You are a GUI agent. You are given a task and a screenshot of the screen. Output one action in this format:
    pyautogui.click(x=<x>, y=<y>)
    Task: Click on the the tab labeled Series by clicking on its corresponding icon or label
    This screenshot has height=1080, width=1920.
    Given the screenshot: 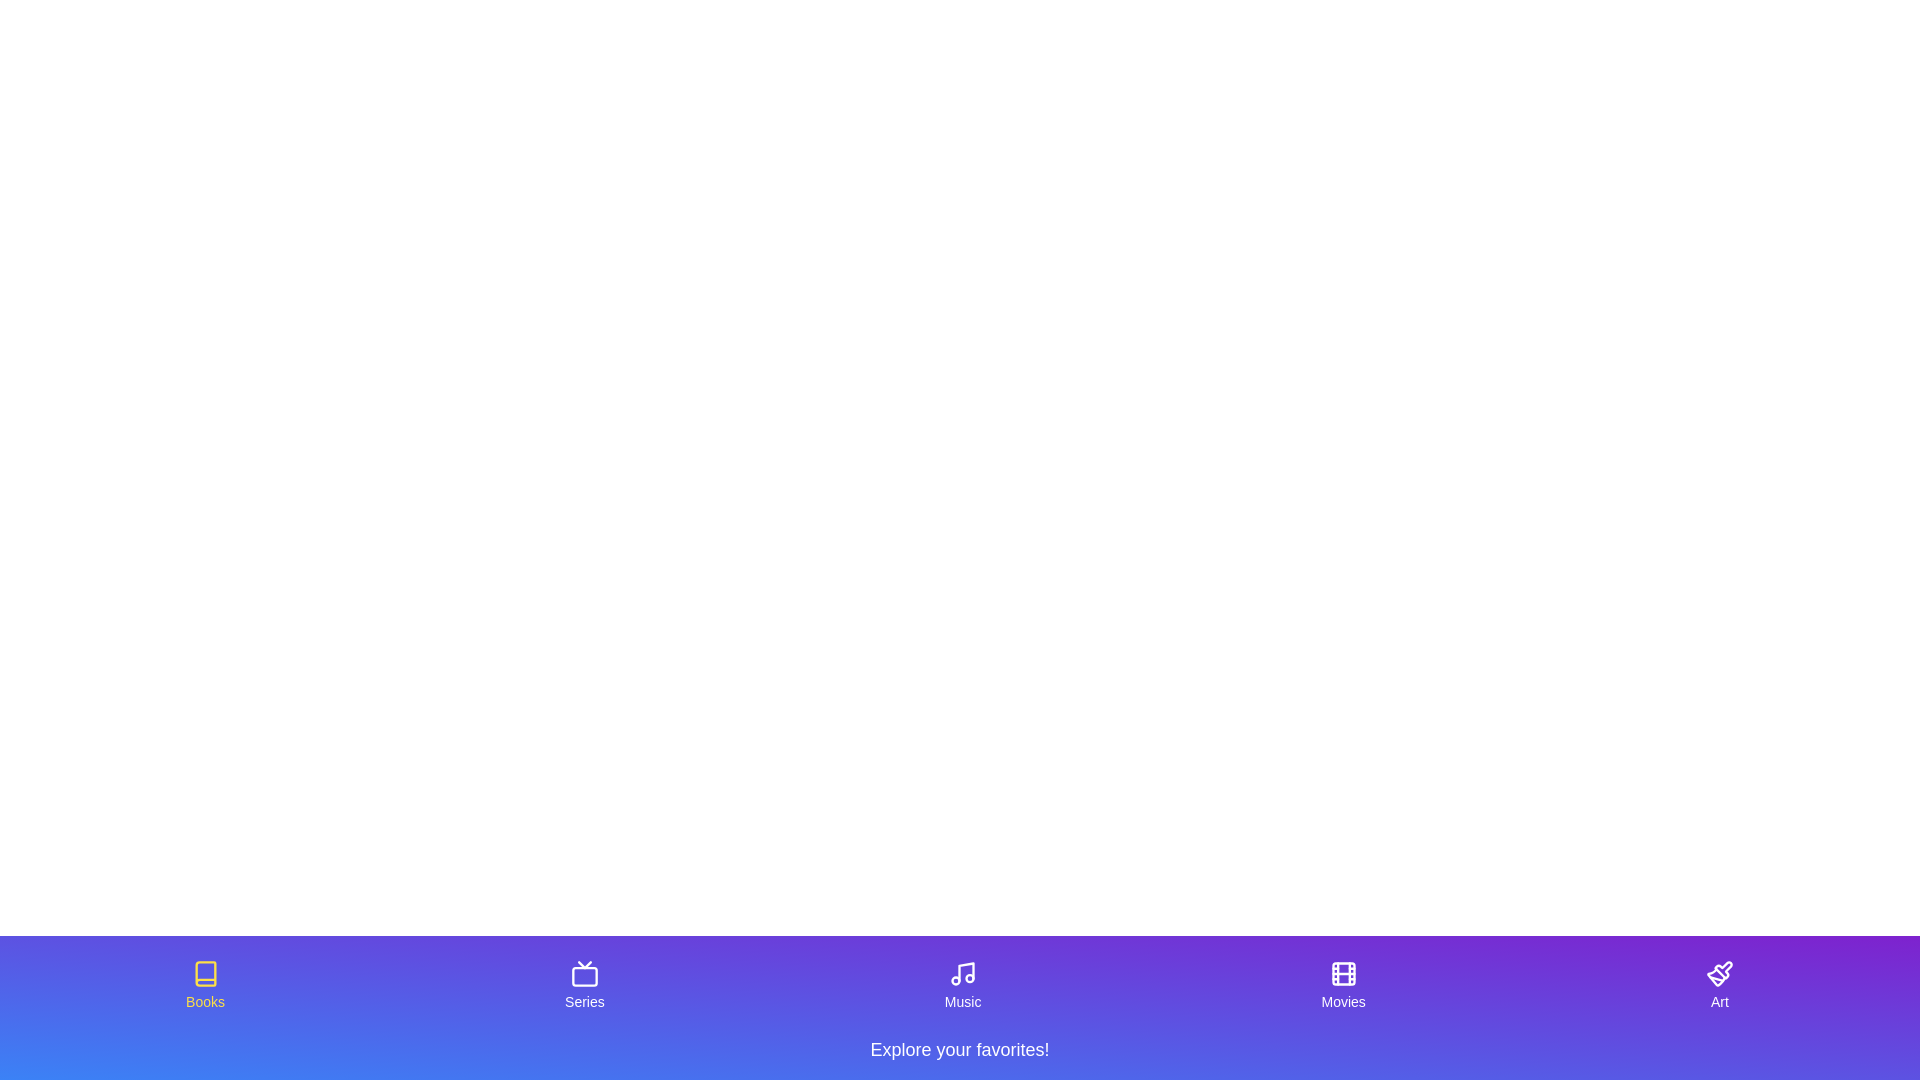 What is the action you would take?
    pyautogui.click(x=583, y=985)
    